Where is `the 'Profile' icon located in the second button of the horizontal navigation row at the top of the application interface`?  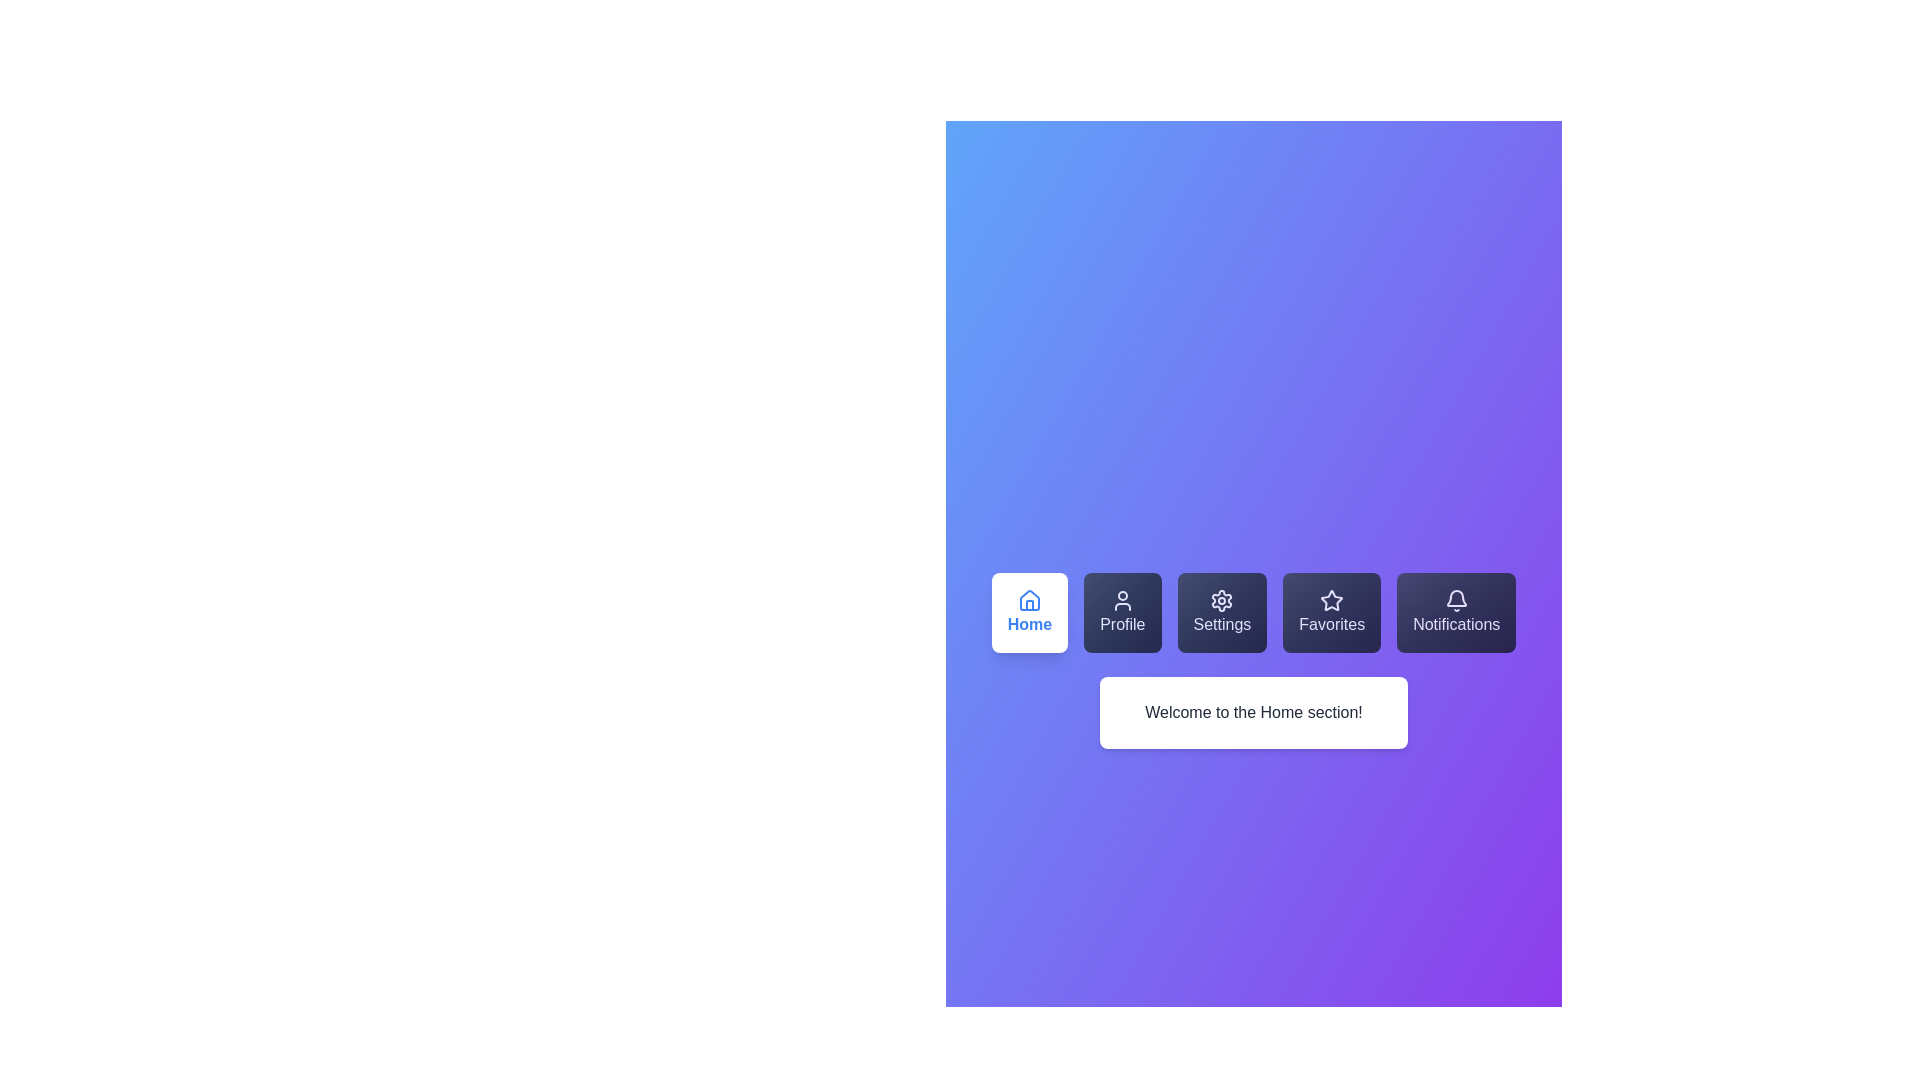
the 'Profile' icon located in the second button of the horizontal navigation row at the top of the application interface is located at coordinates (1122, 600).